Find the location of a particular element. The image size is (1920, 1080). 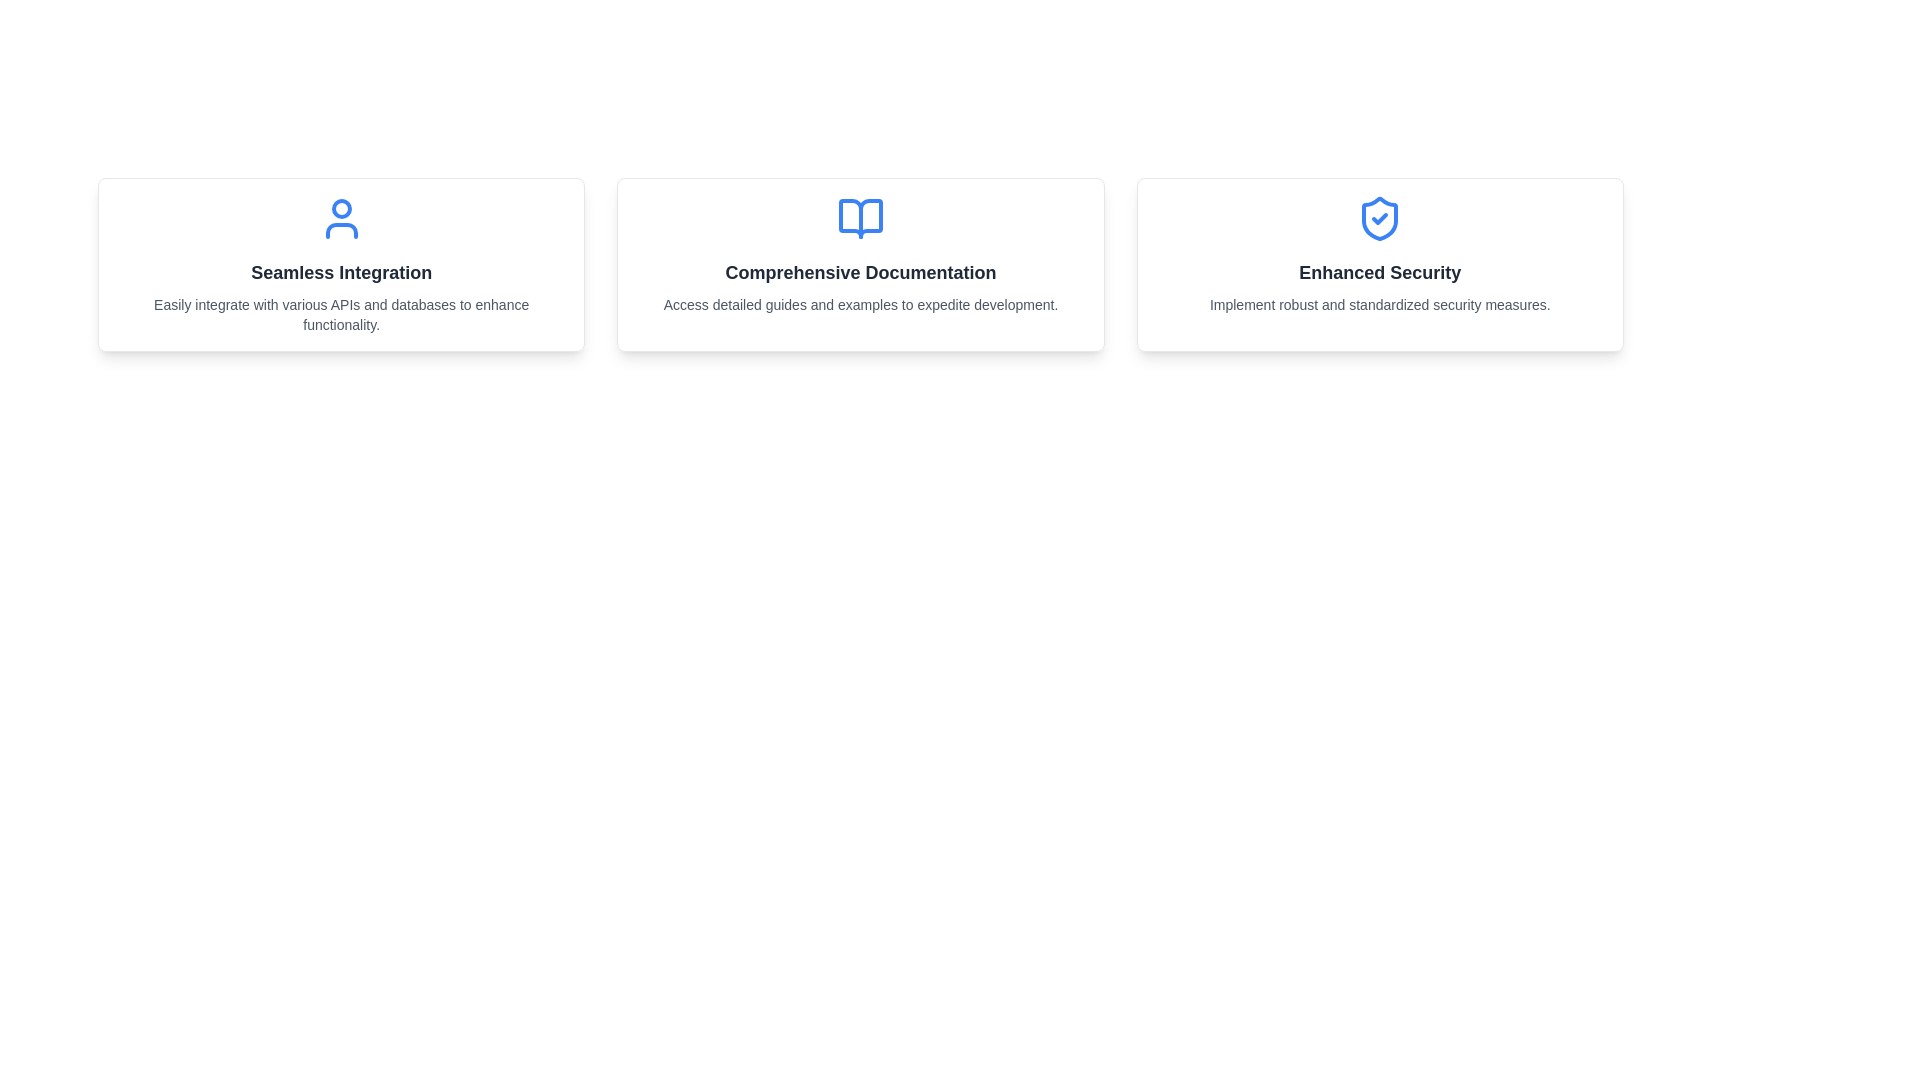

the blue person SVG icon located in the first card above the text 'Seamless Integration' is located at coordinates (341, 219).